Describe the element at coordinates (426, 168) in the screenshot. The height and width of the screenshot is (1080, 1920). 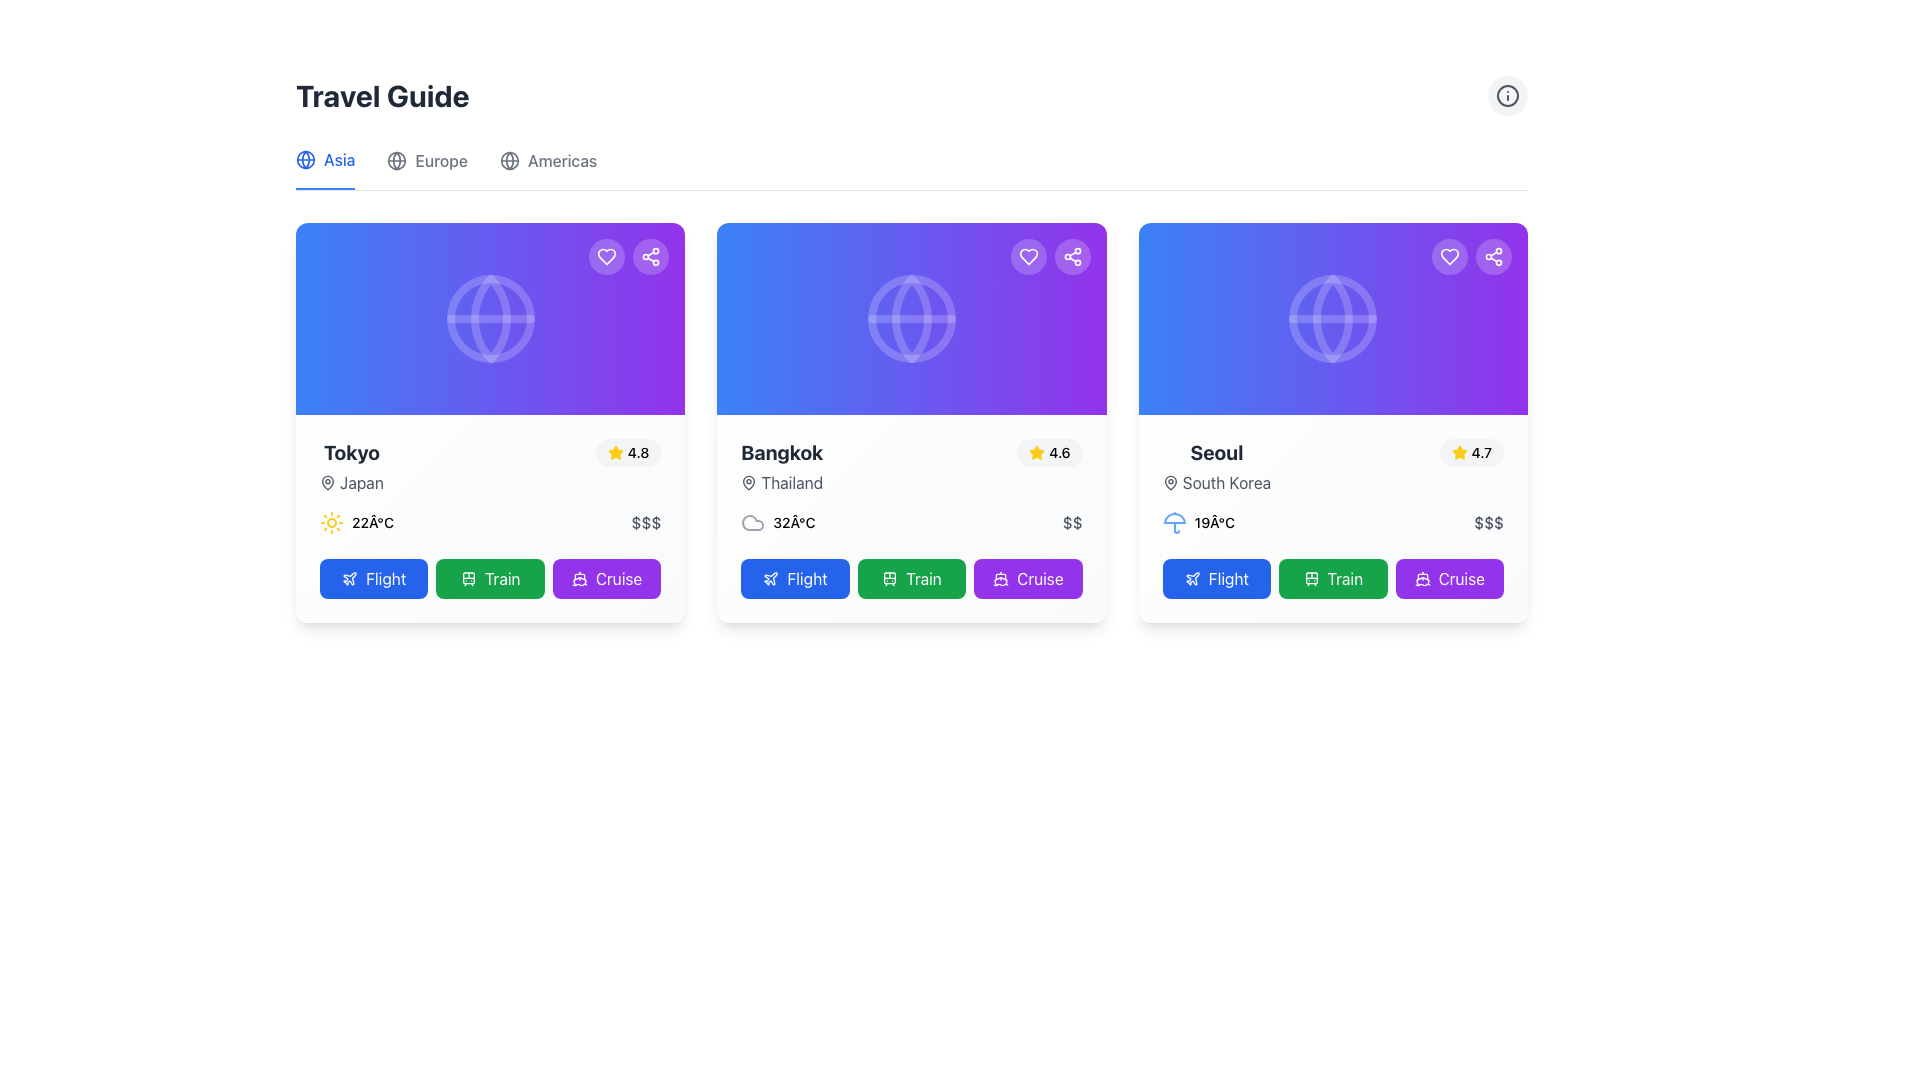
I see `the 'Europe' navigation link, which is the second item in the horizontal navigation bar` at that location.